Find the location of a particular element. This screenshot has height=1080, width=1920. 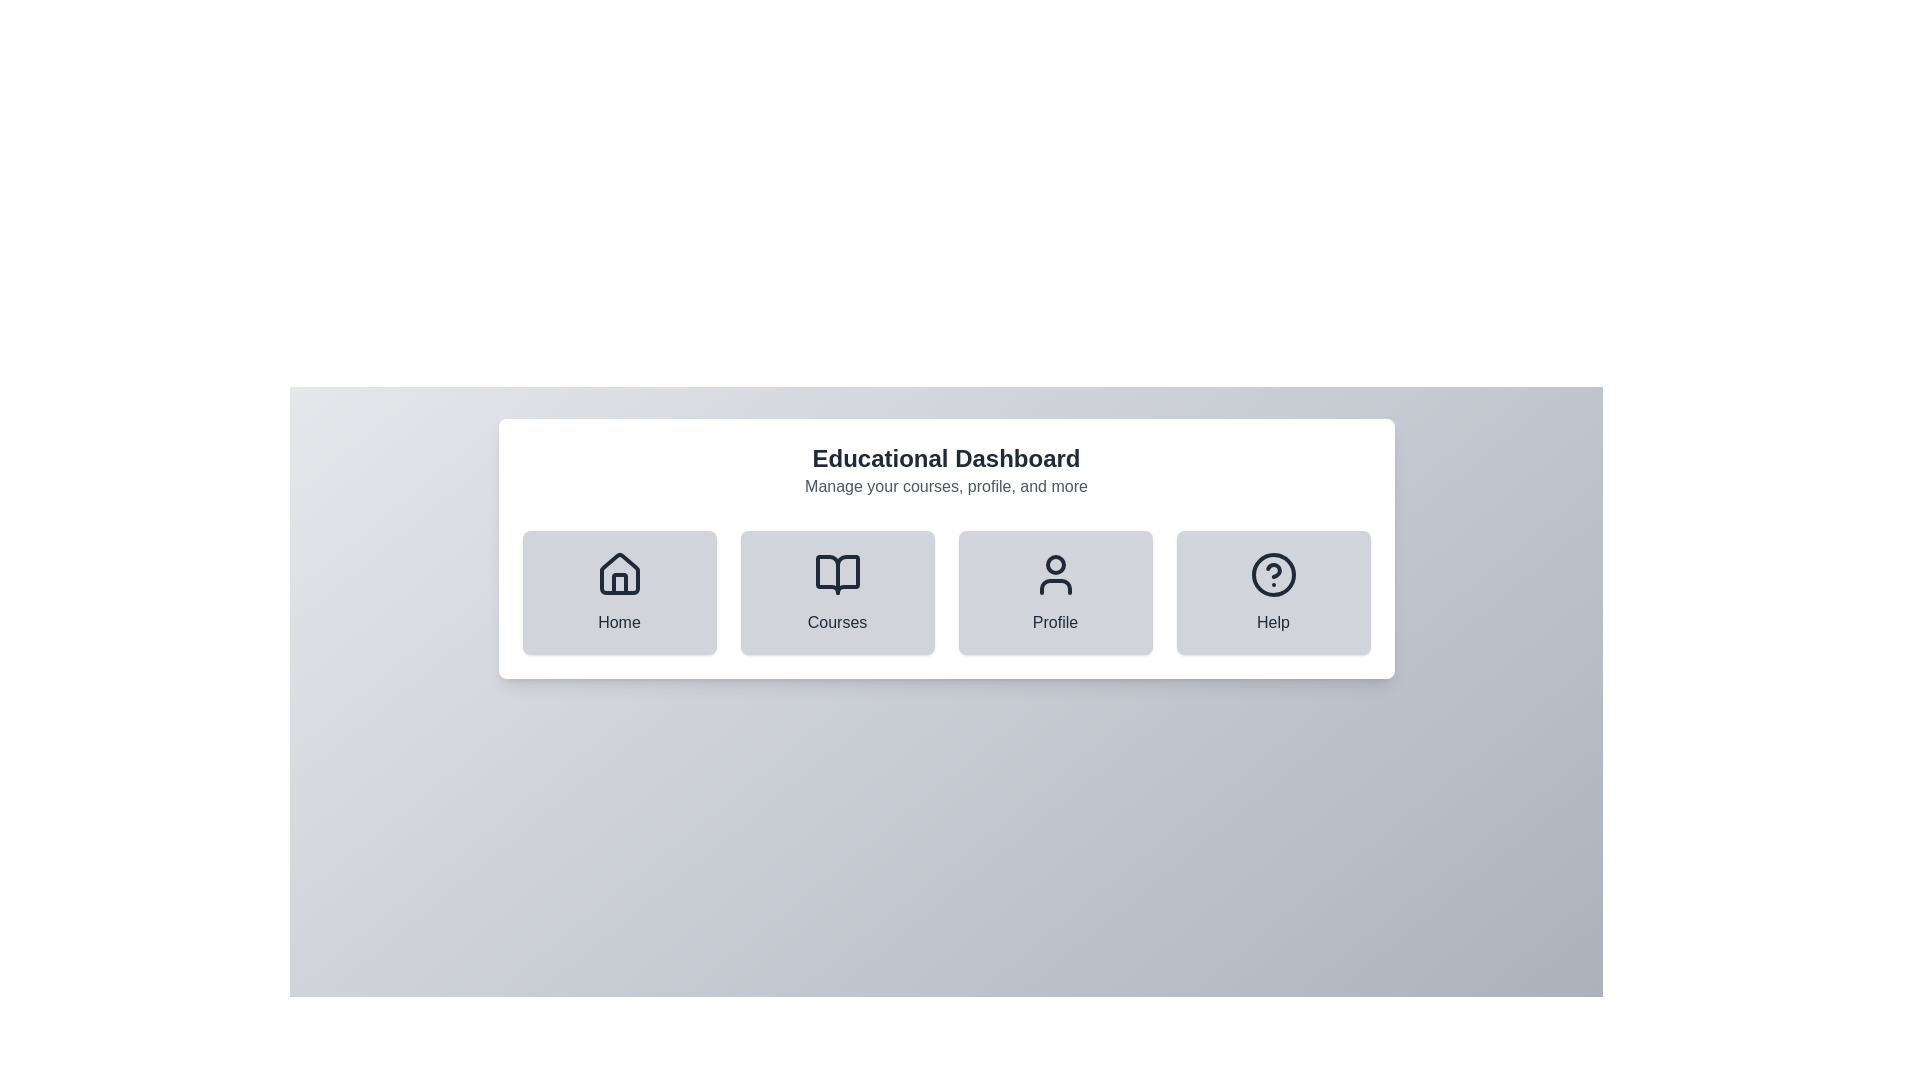

the second button in the grid layout that links to the user's courses section, which shows a tooltip with 'View your Courses' is located at coordinates (837, 592).